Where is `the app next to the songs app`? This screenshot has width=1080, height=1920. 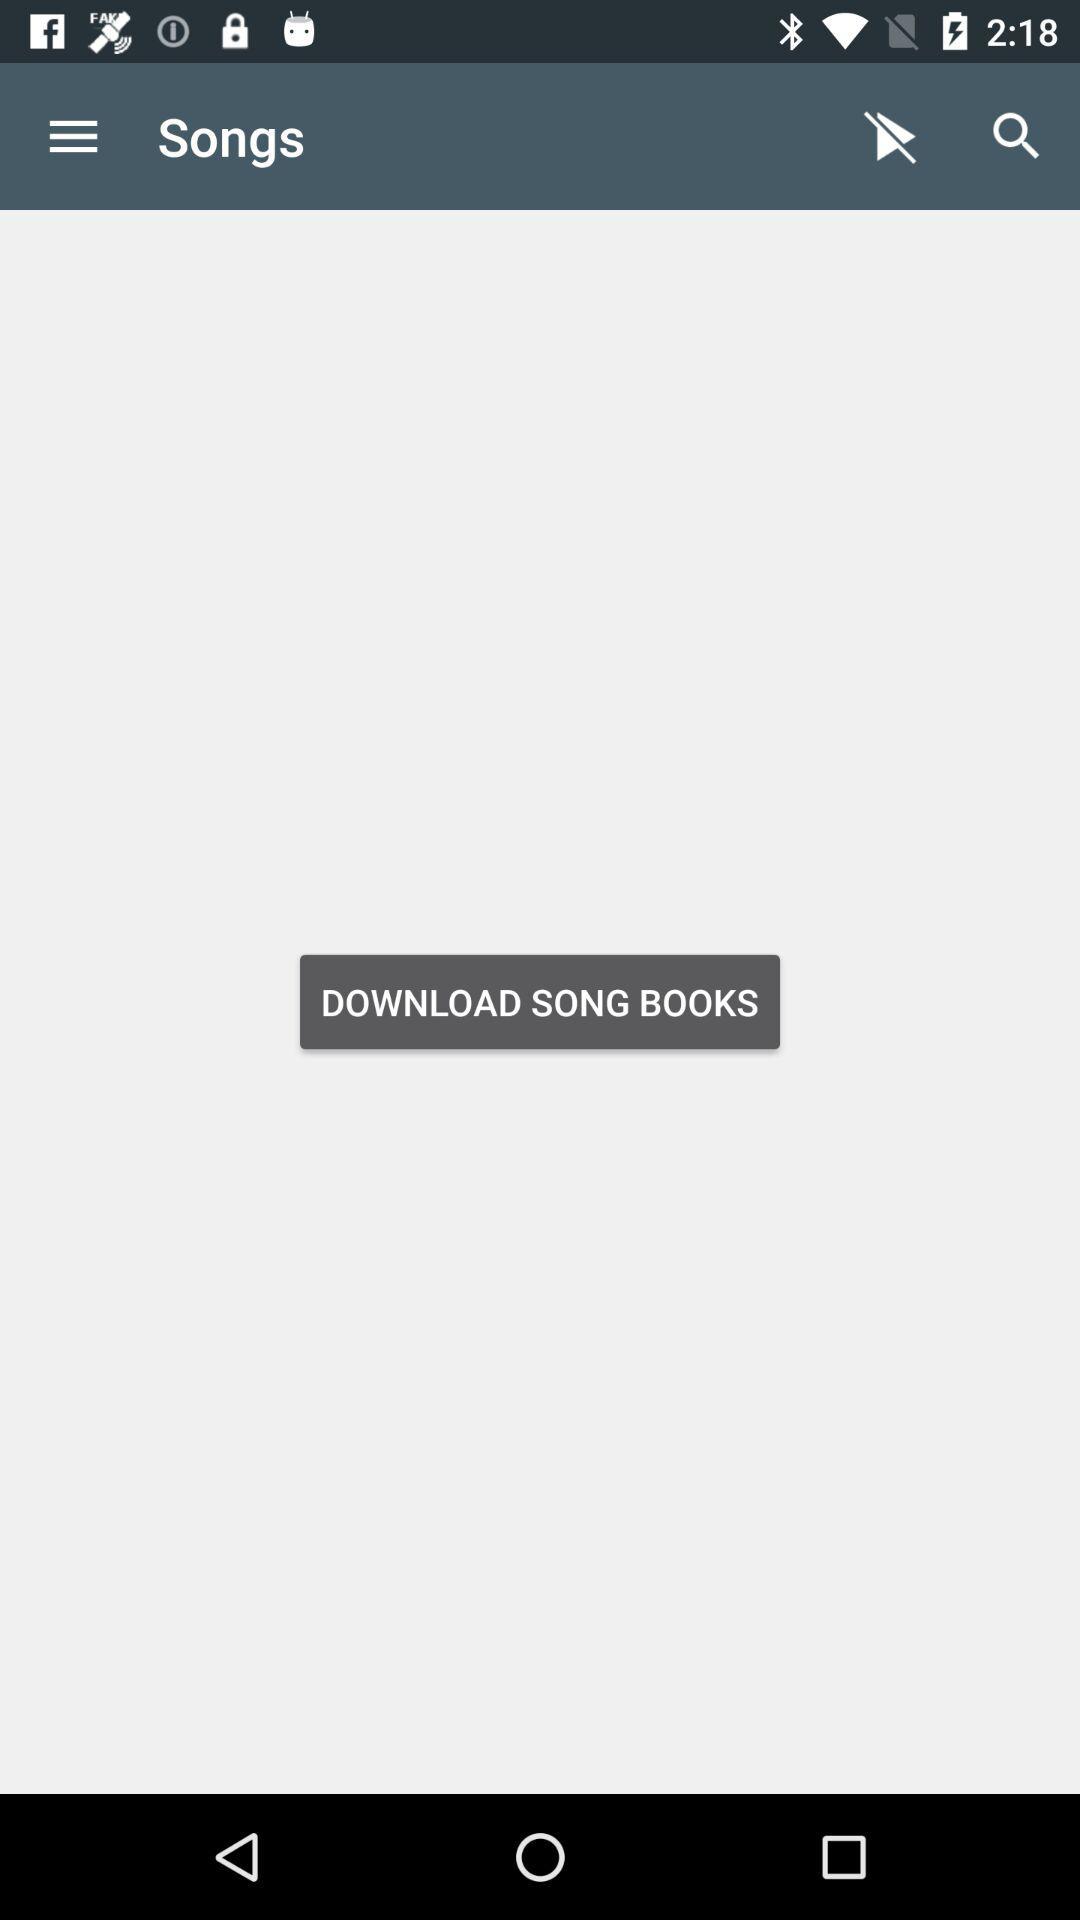
the app next to the songs app is located at coordinates (890, 135).